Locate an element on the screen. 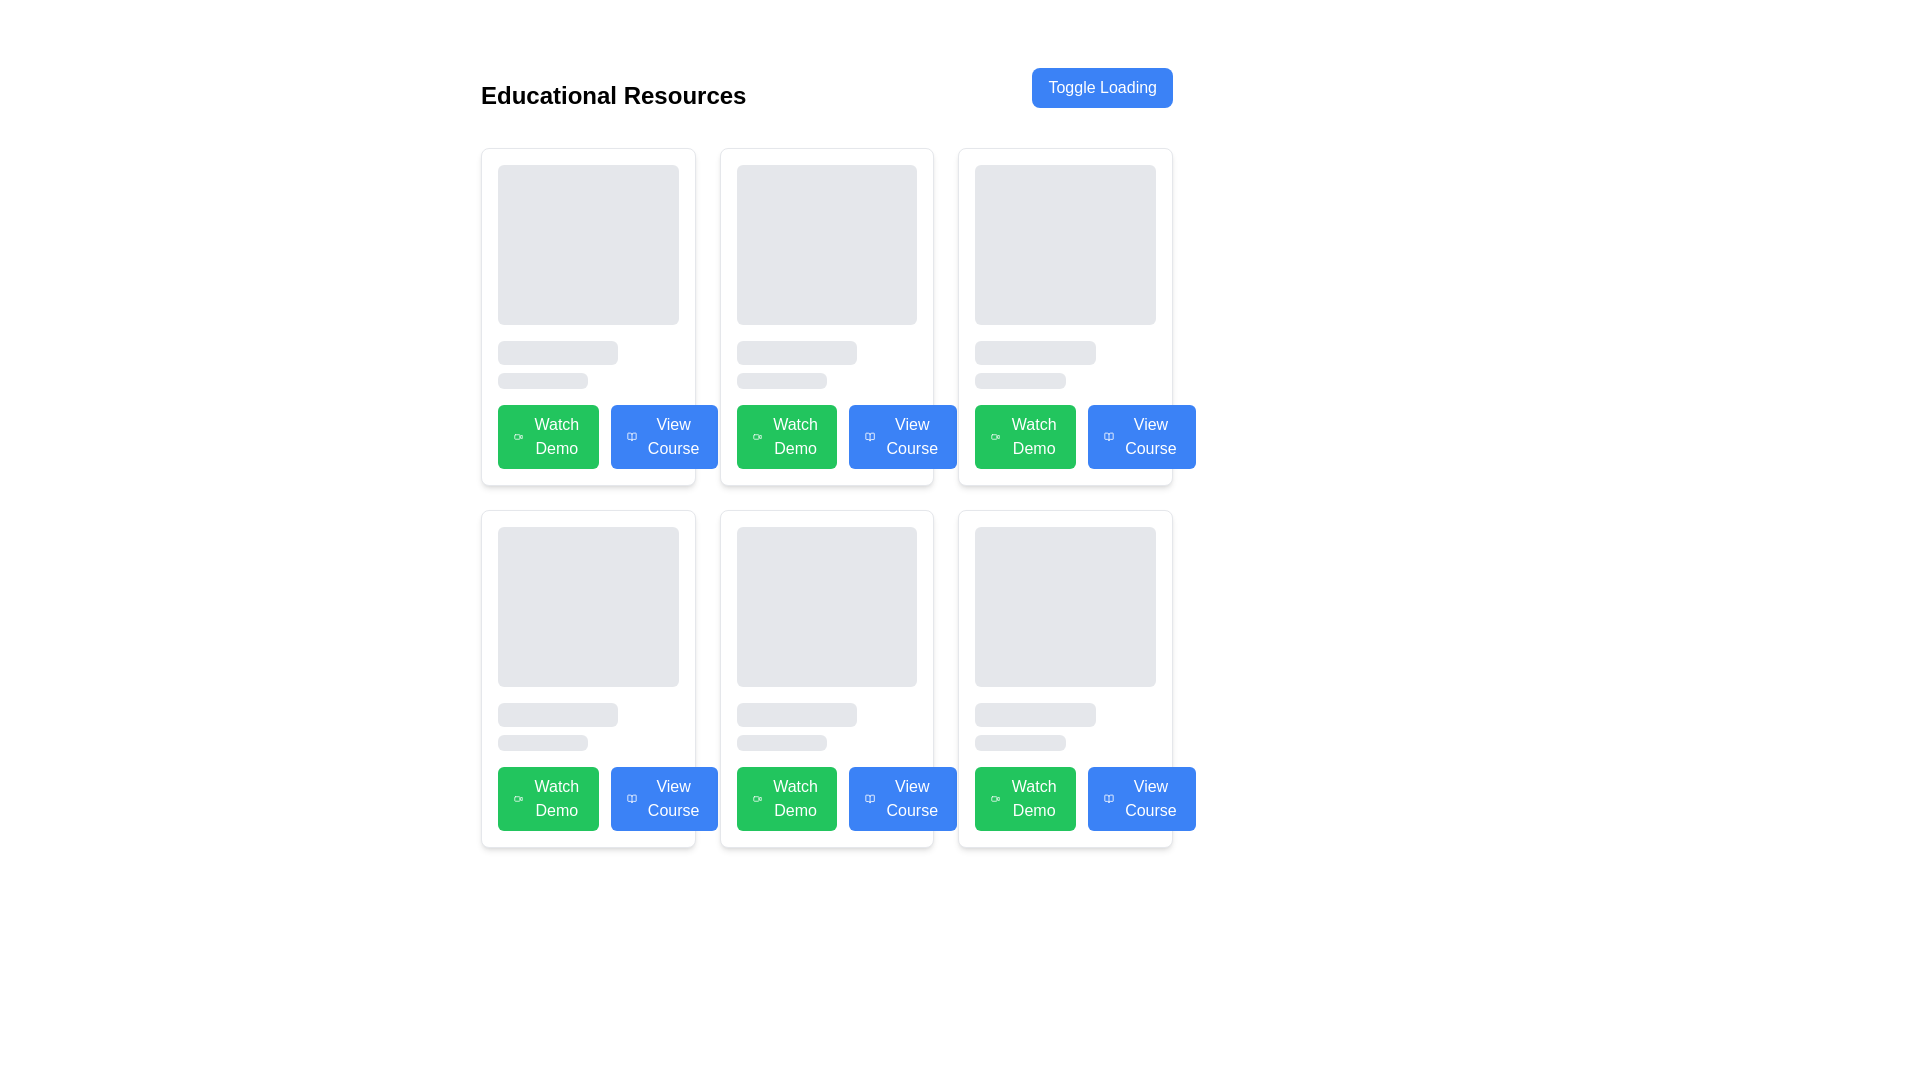  the small book icon inside the blue 'View Course' button located on the right-hand side of the second course card in the grid of educational resources is located at coordinates (870, 435).